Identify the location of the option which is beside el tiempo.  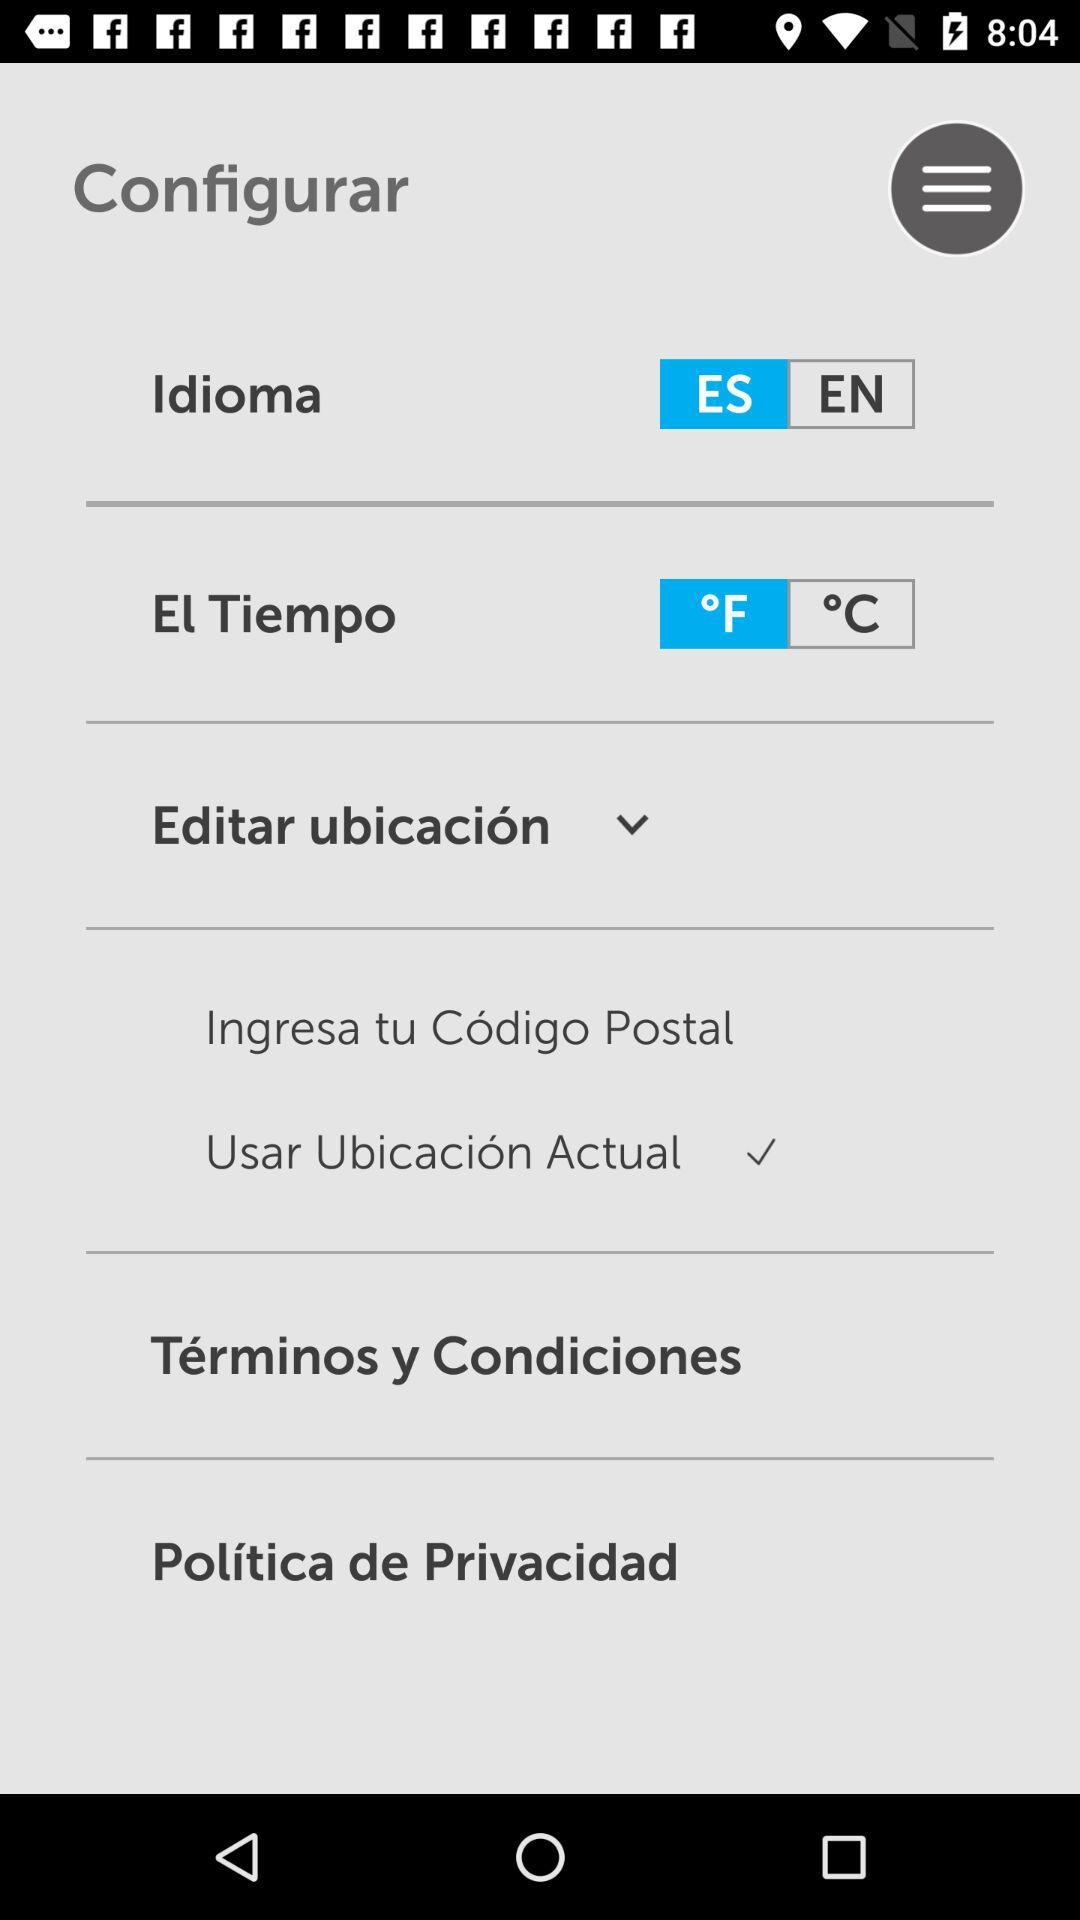
(786, 613).